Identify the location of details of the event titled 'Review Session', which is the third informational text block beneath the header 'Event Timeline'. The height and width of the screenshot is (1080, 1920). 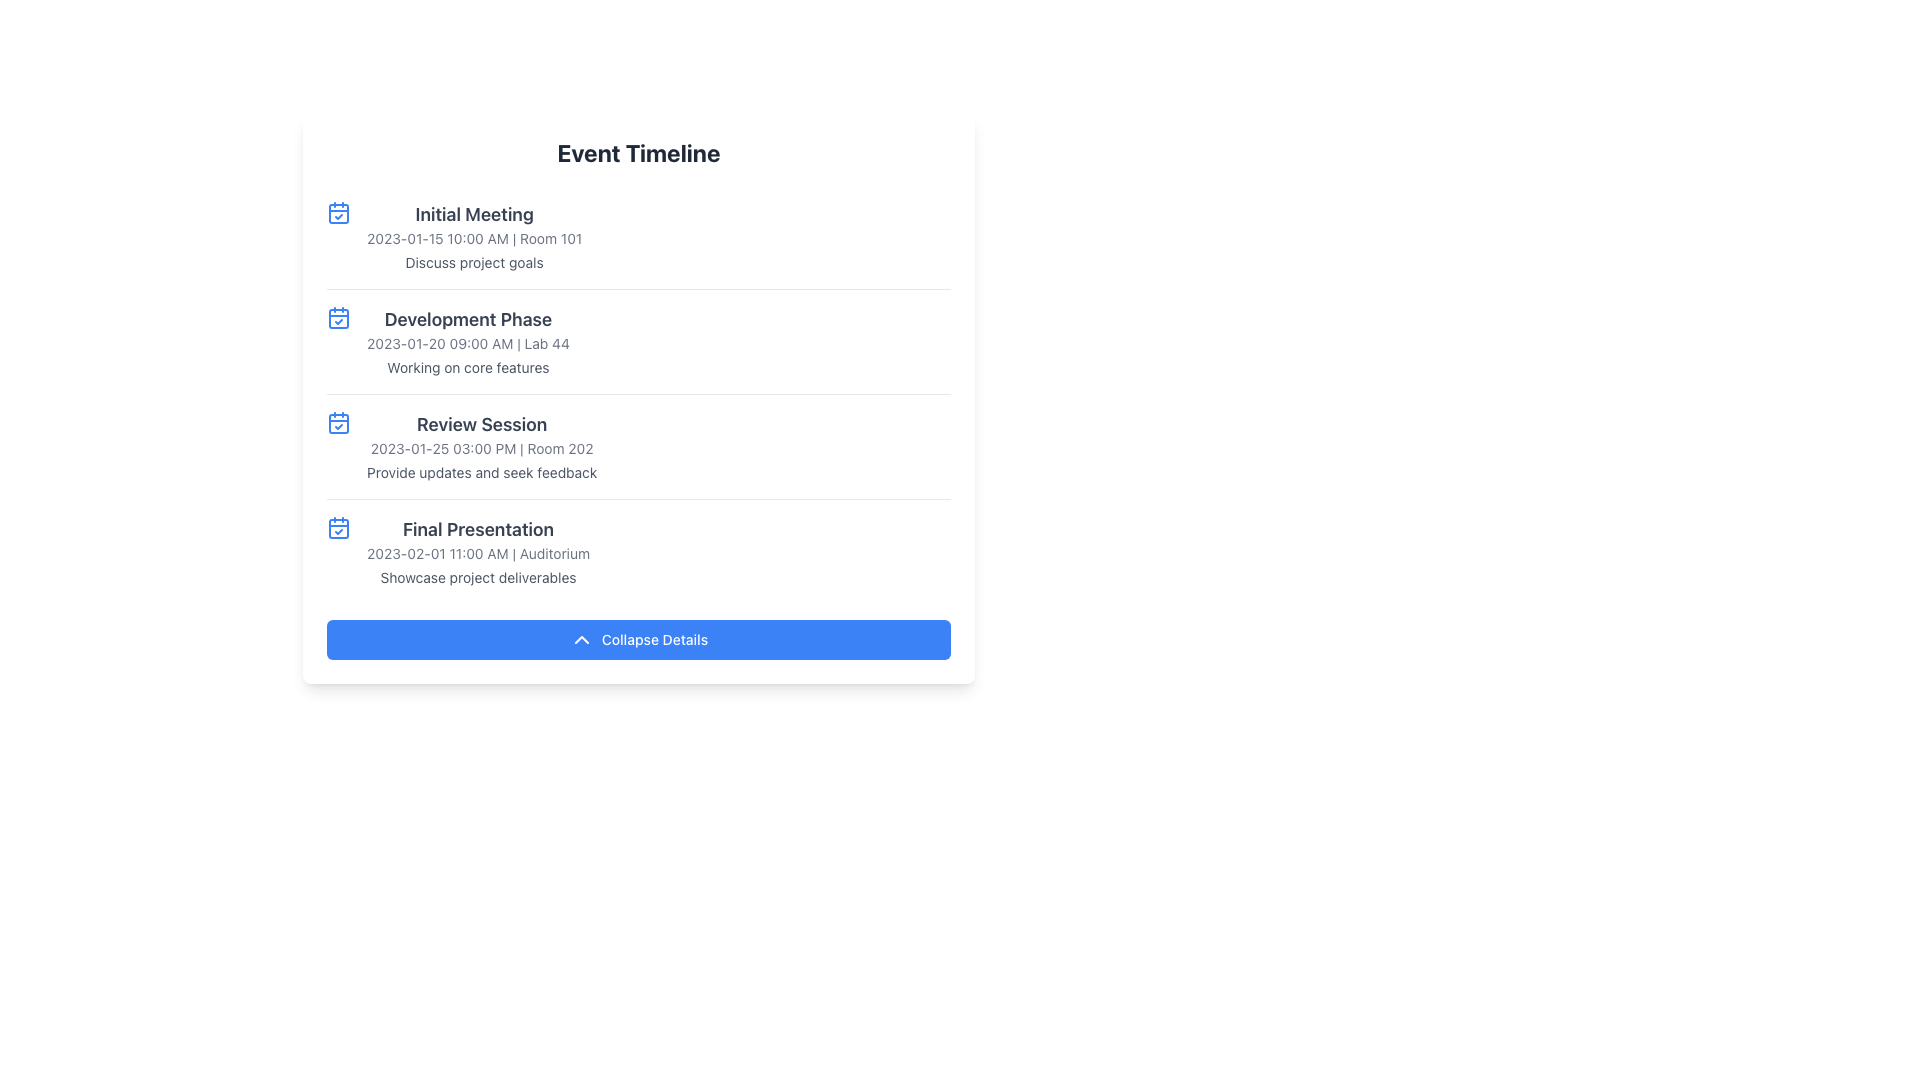
(482, 446).